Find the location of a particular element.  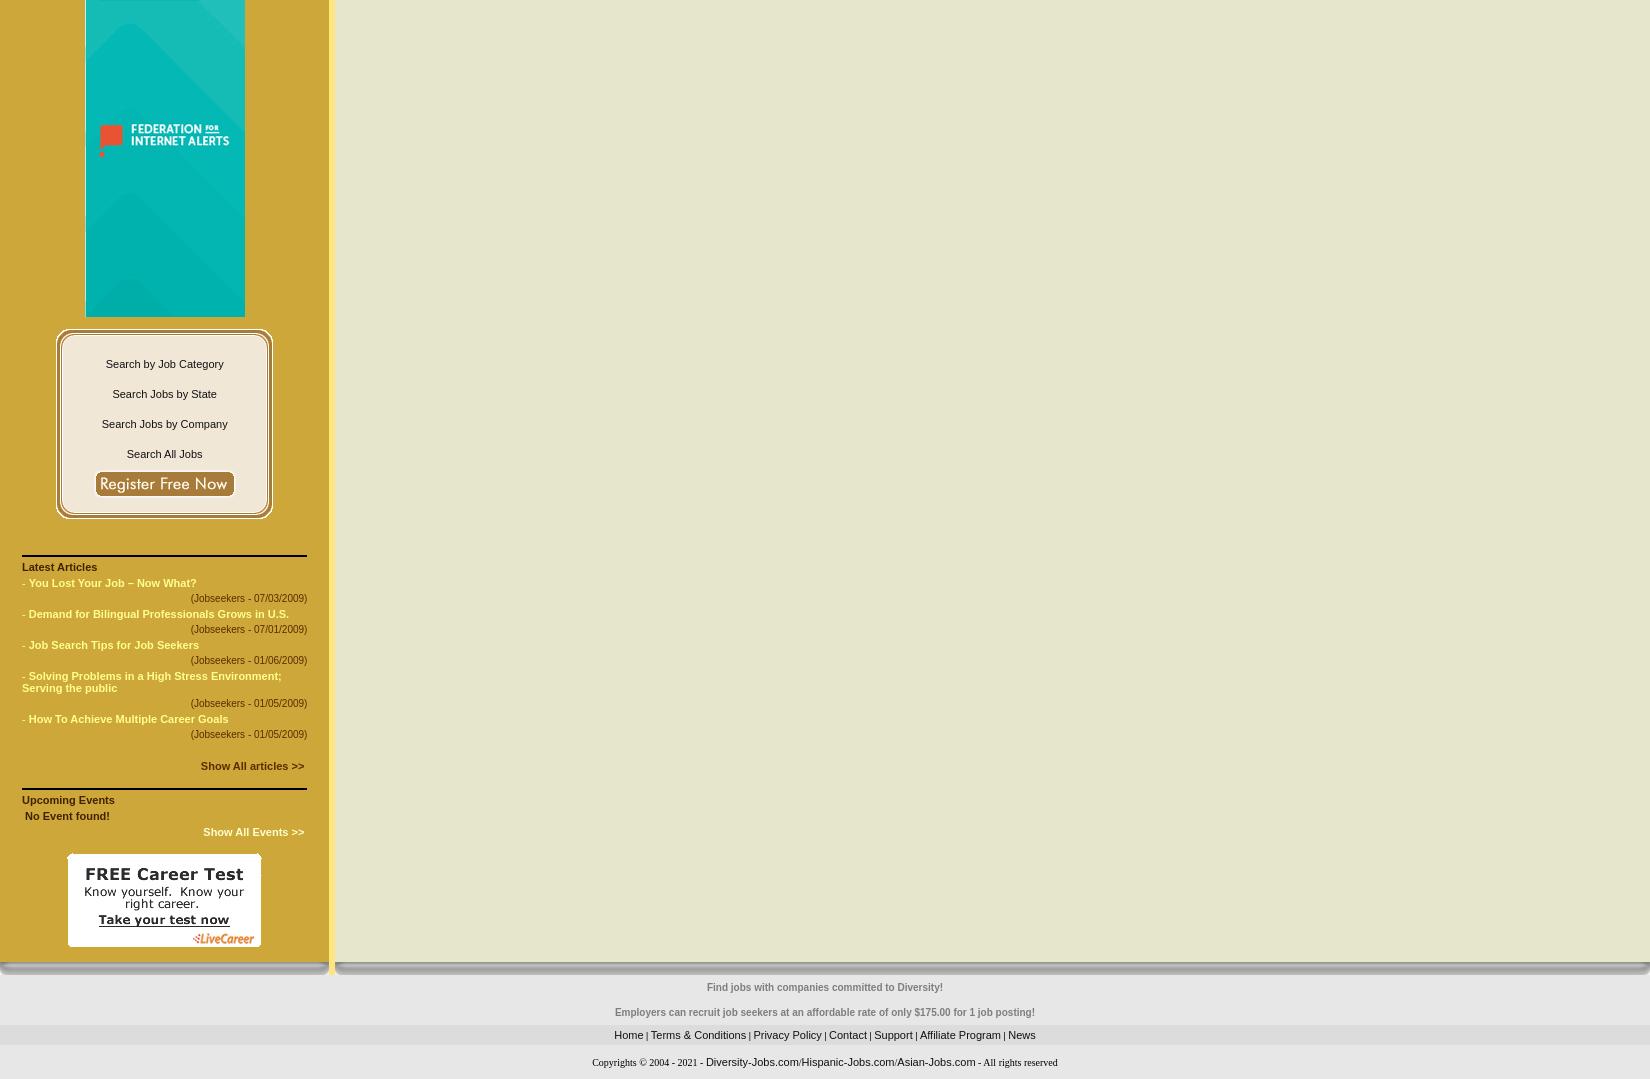

'Search 
                        Jobs by Company' is located at coordinates (164, 424).